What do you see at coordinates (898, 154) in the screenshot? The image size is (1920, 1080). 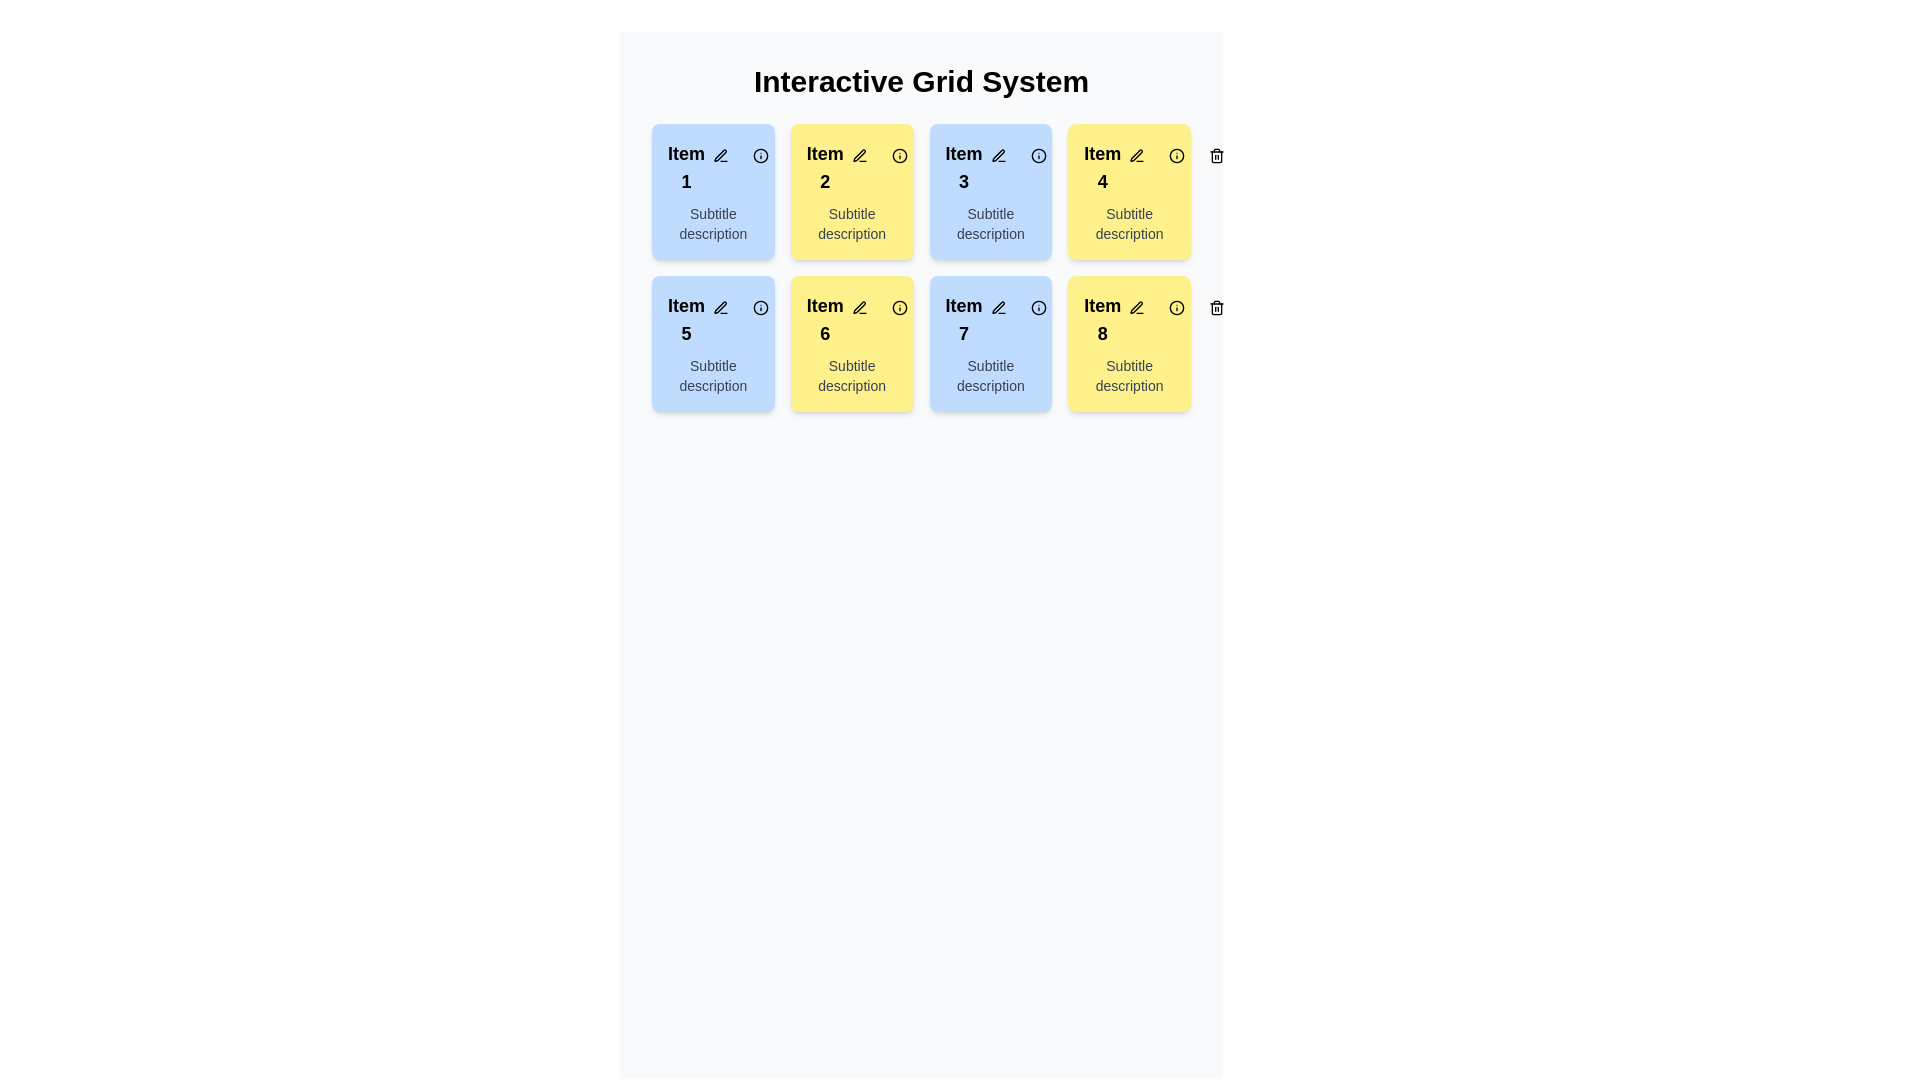 I see `the circular icon with a bordered ring enclosing a central dot located in the top-right corner of the 'Item 2' card` at bounding box center [898, 154].